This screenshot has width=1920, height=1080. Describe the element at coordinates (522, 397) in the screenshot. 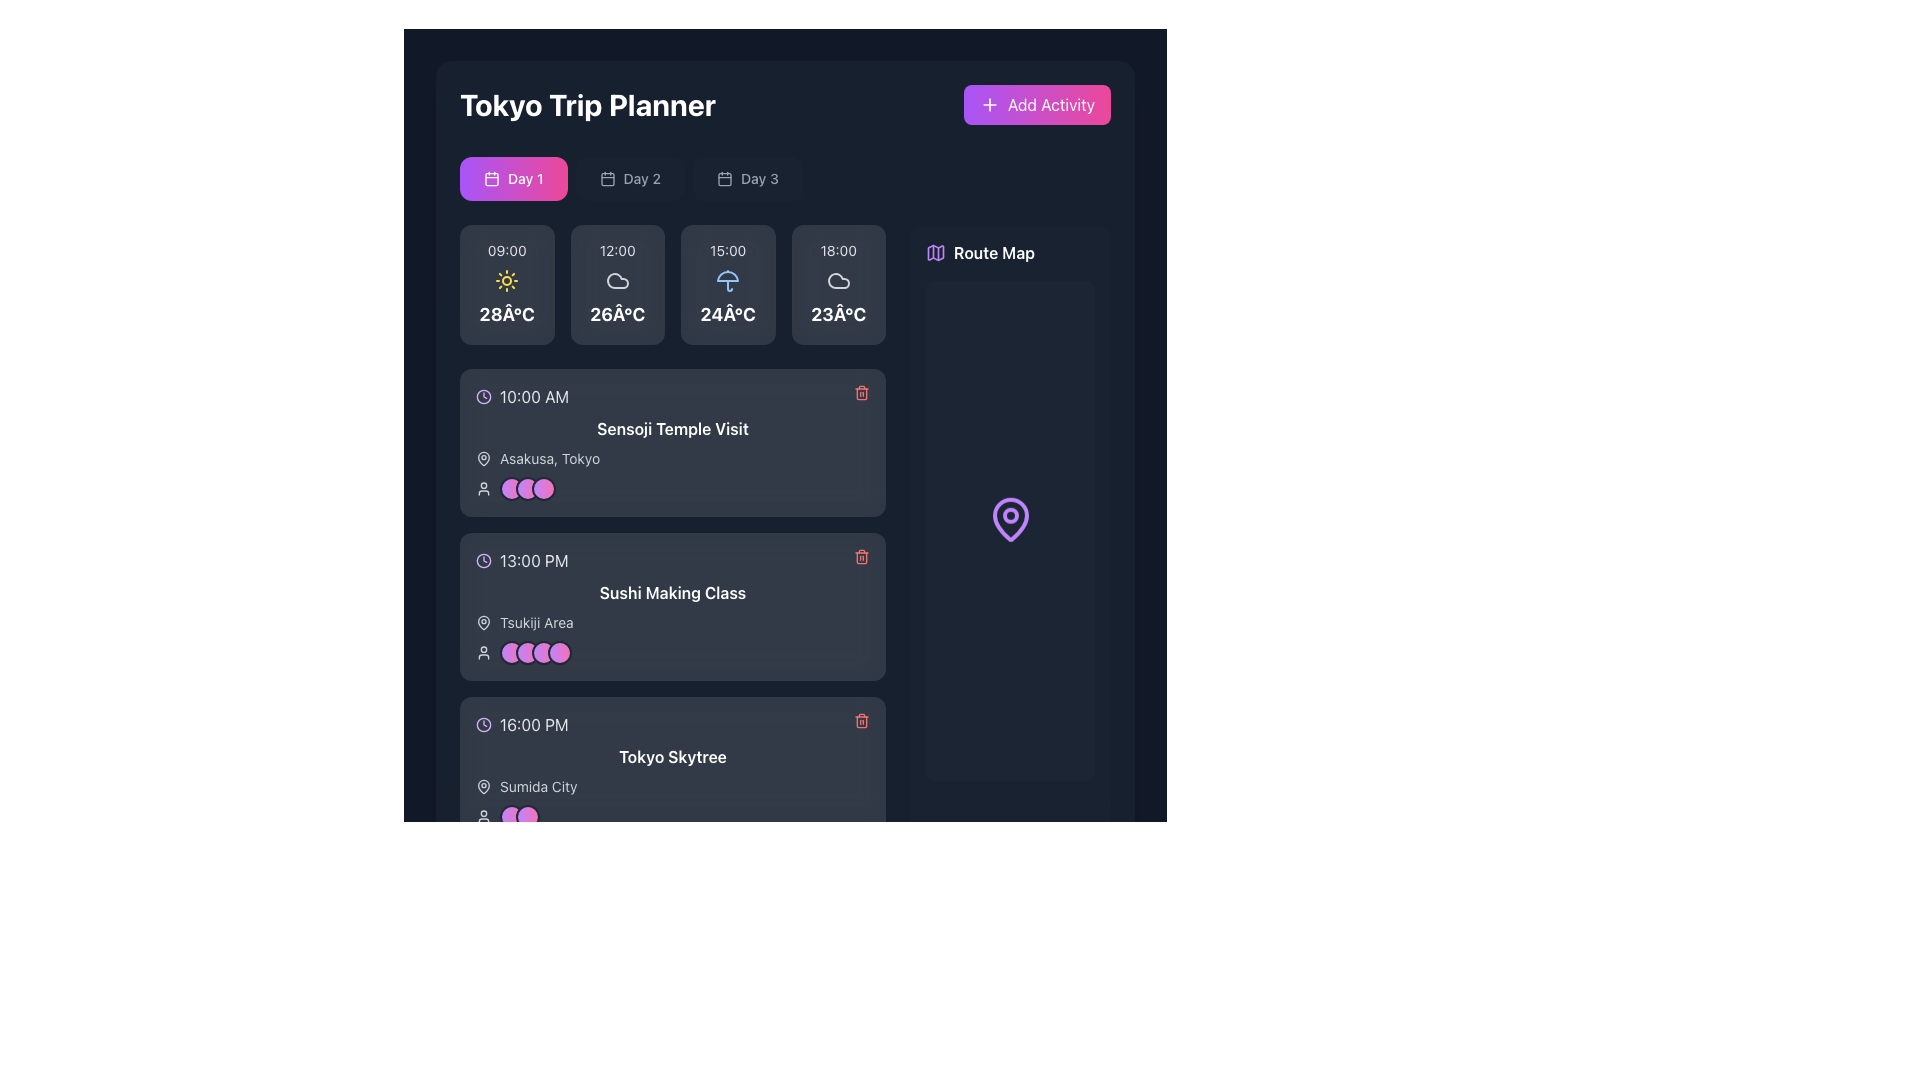

I see `the time displayed in the Time Display Component representing '10:00 AM'` at that location.